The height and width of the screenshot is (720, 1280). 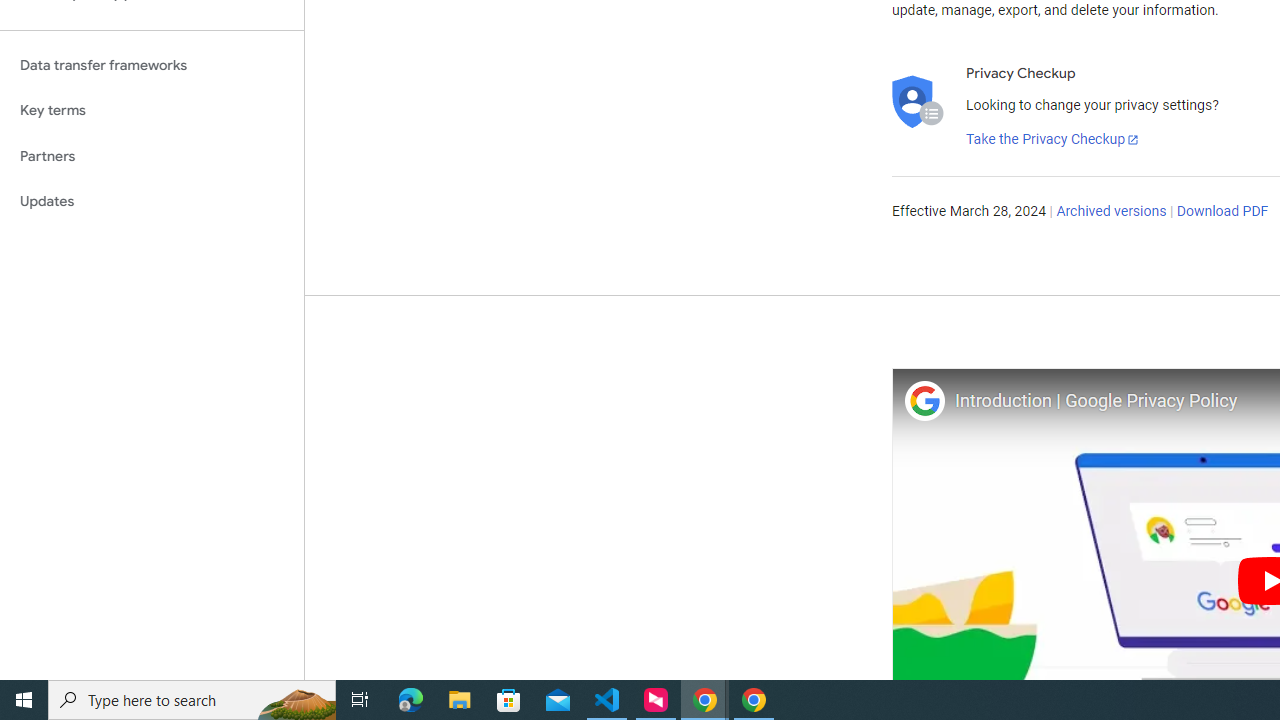 What do you see at coordinates (1052, 139) in the screenshot?
I see `'Take the Privacy Checkup'` at bounding box center [1052, 139].